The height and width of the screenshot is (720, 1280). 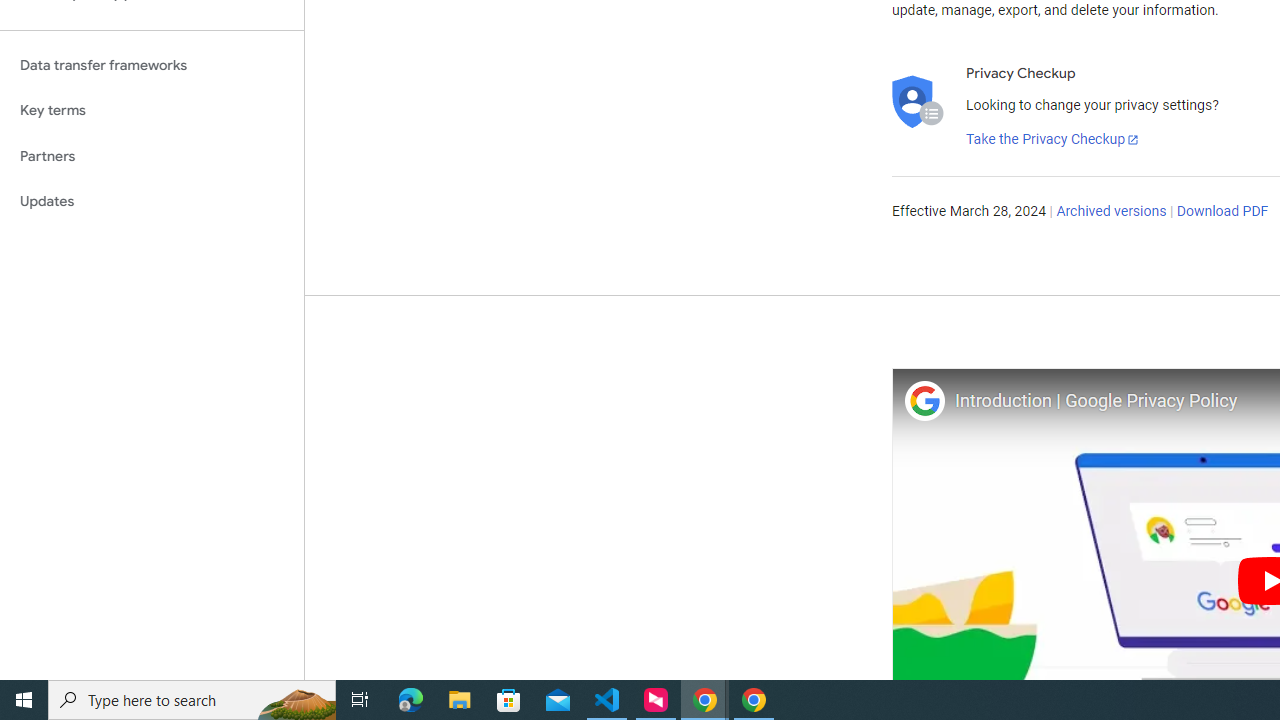 What do you see at coordinates (1052, 139) in the screenshot?
I see `'Take the Privacy Checkup'` at bounding box center [1052, 139].